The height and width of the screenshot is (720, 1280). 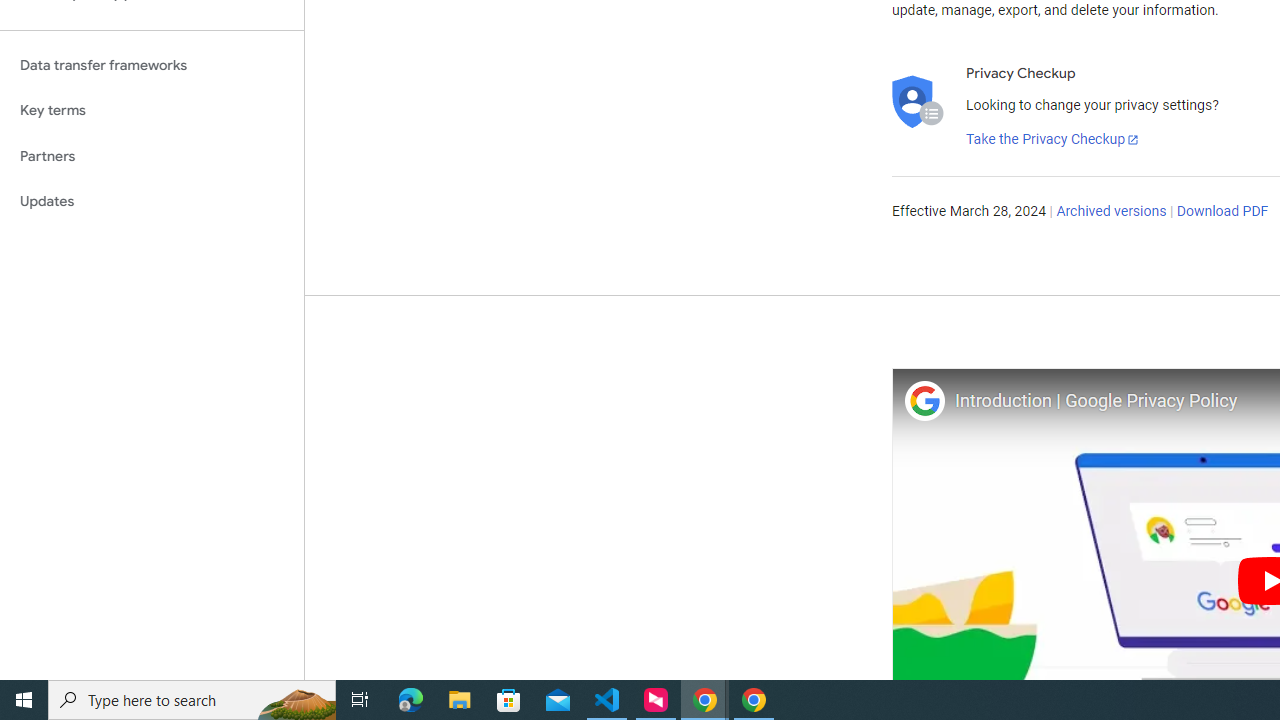 What do you see at coordinates (1052, 139) in the screenshot?
I see `'Take the Privacy Checkup'` at bounding box center [1052, 139].